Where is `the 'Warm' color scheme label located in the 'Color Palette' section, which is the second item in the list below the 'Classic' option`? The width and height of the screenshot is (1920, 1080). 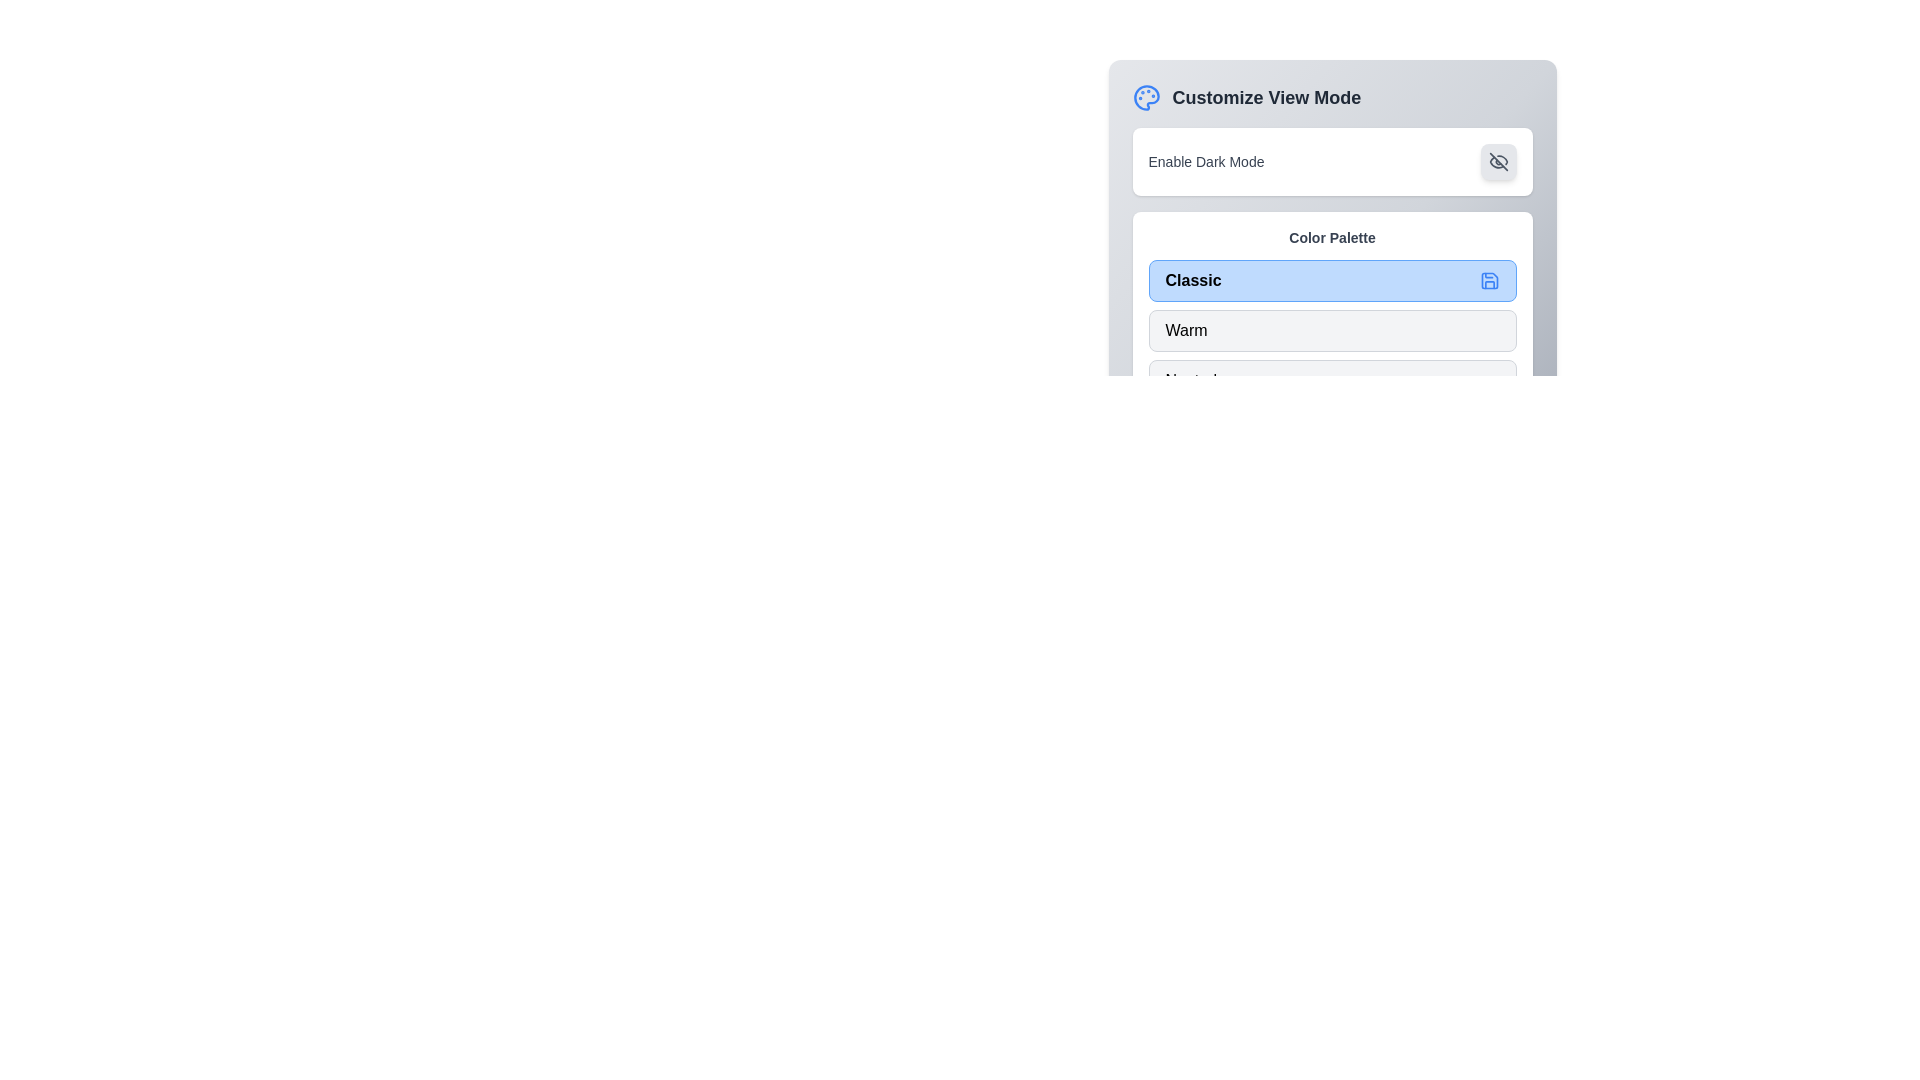 the 'Warm' color scheme label located in the 'Color Palette' section, which is the second item in the list below the 'Classic' option is located at coordinates (1186, 330).